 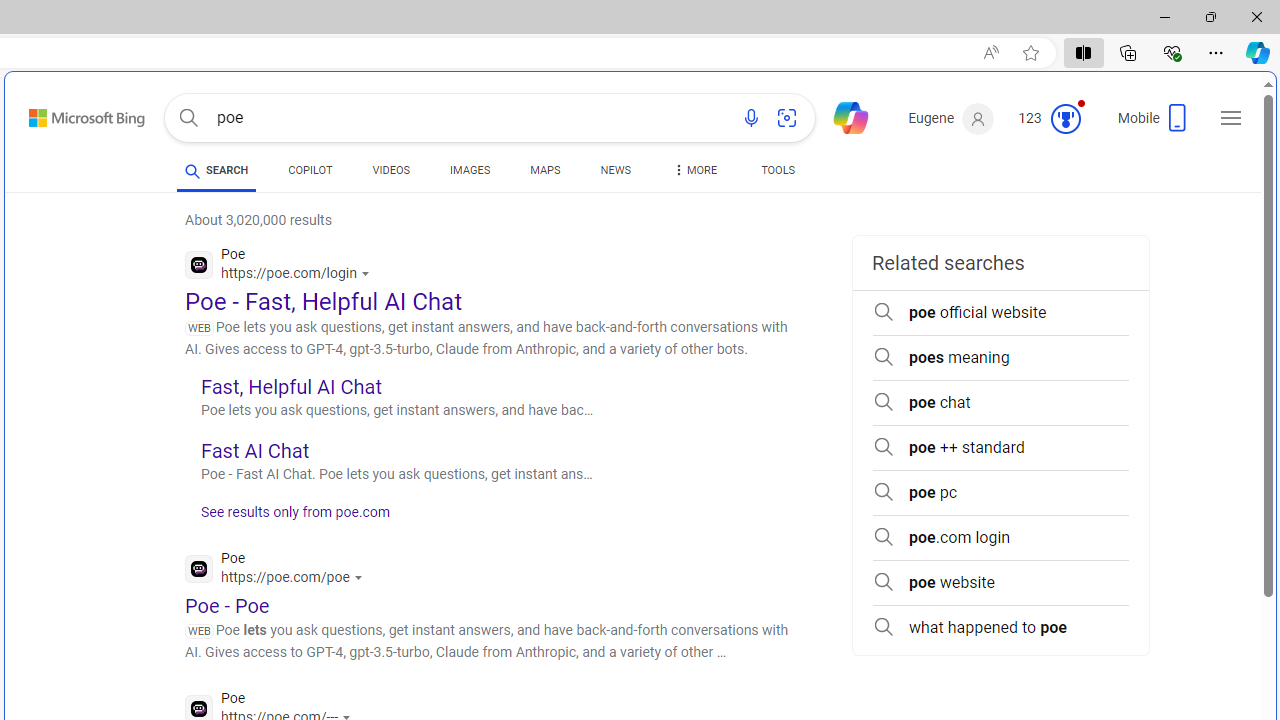 I want to click on 'what happened to poe', so click(x=1000, y=627).